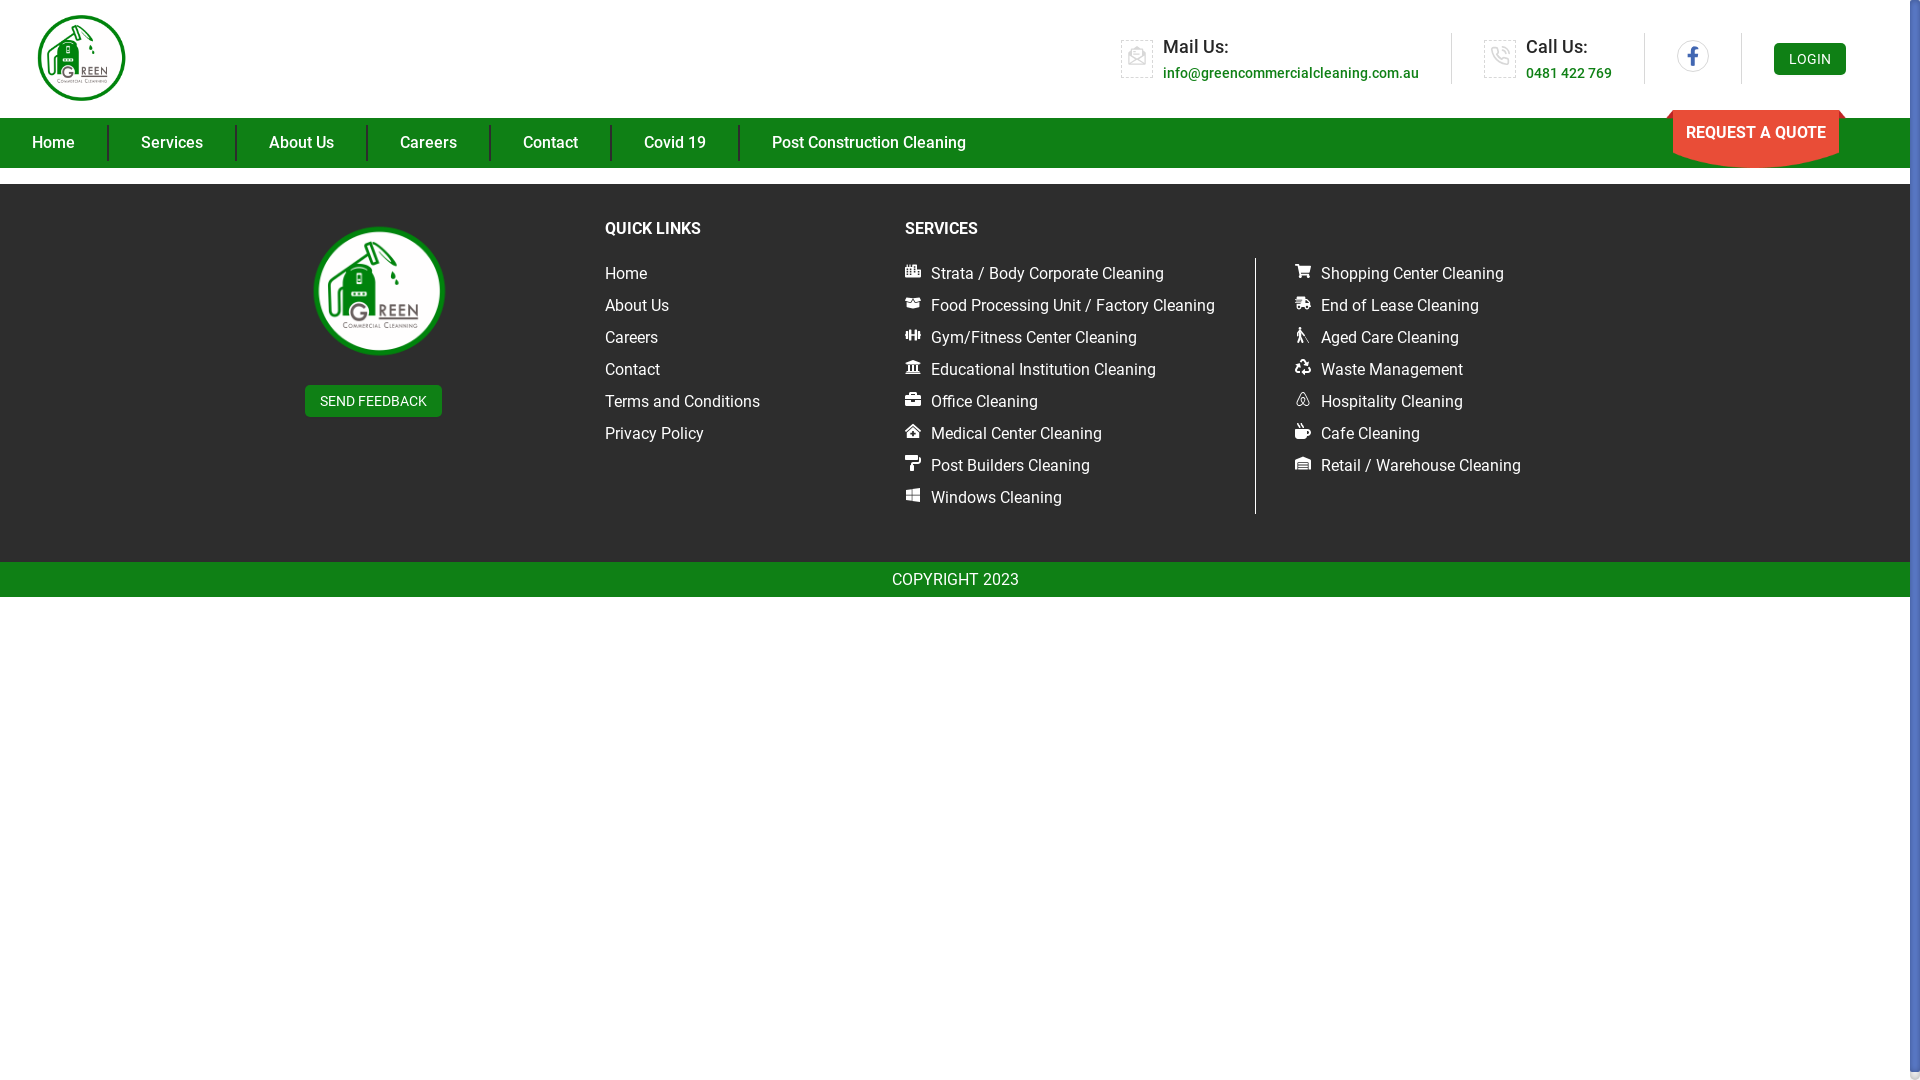 Image resolution: width=1920 pixels, height=1080 pixels. Describe the element at coordinates (1568, 72) in the screenshot. I see `'0481 422 769'` at that location.